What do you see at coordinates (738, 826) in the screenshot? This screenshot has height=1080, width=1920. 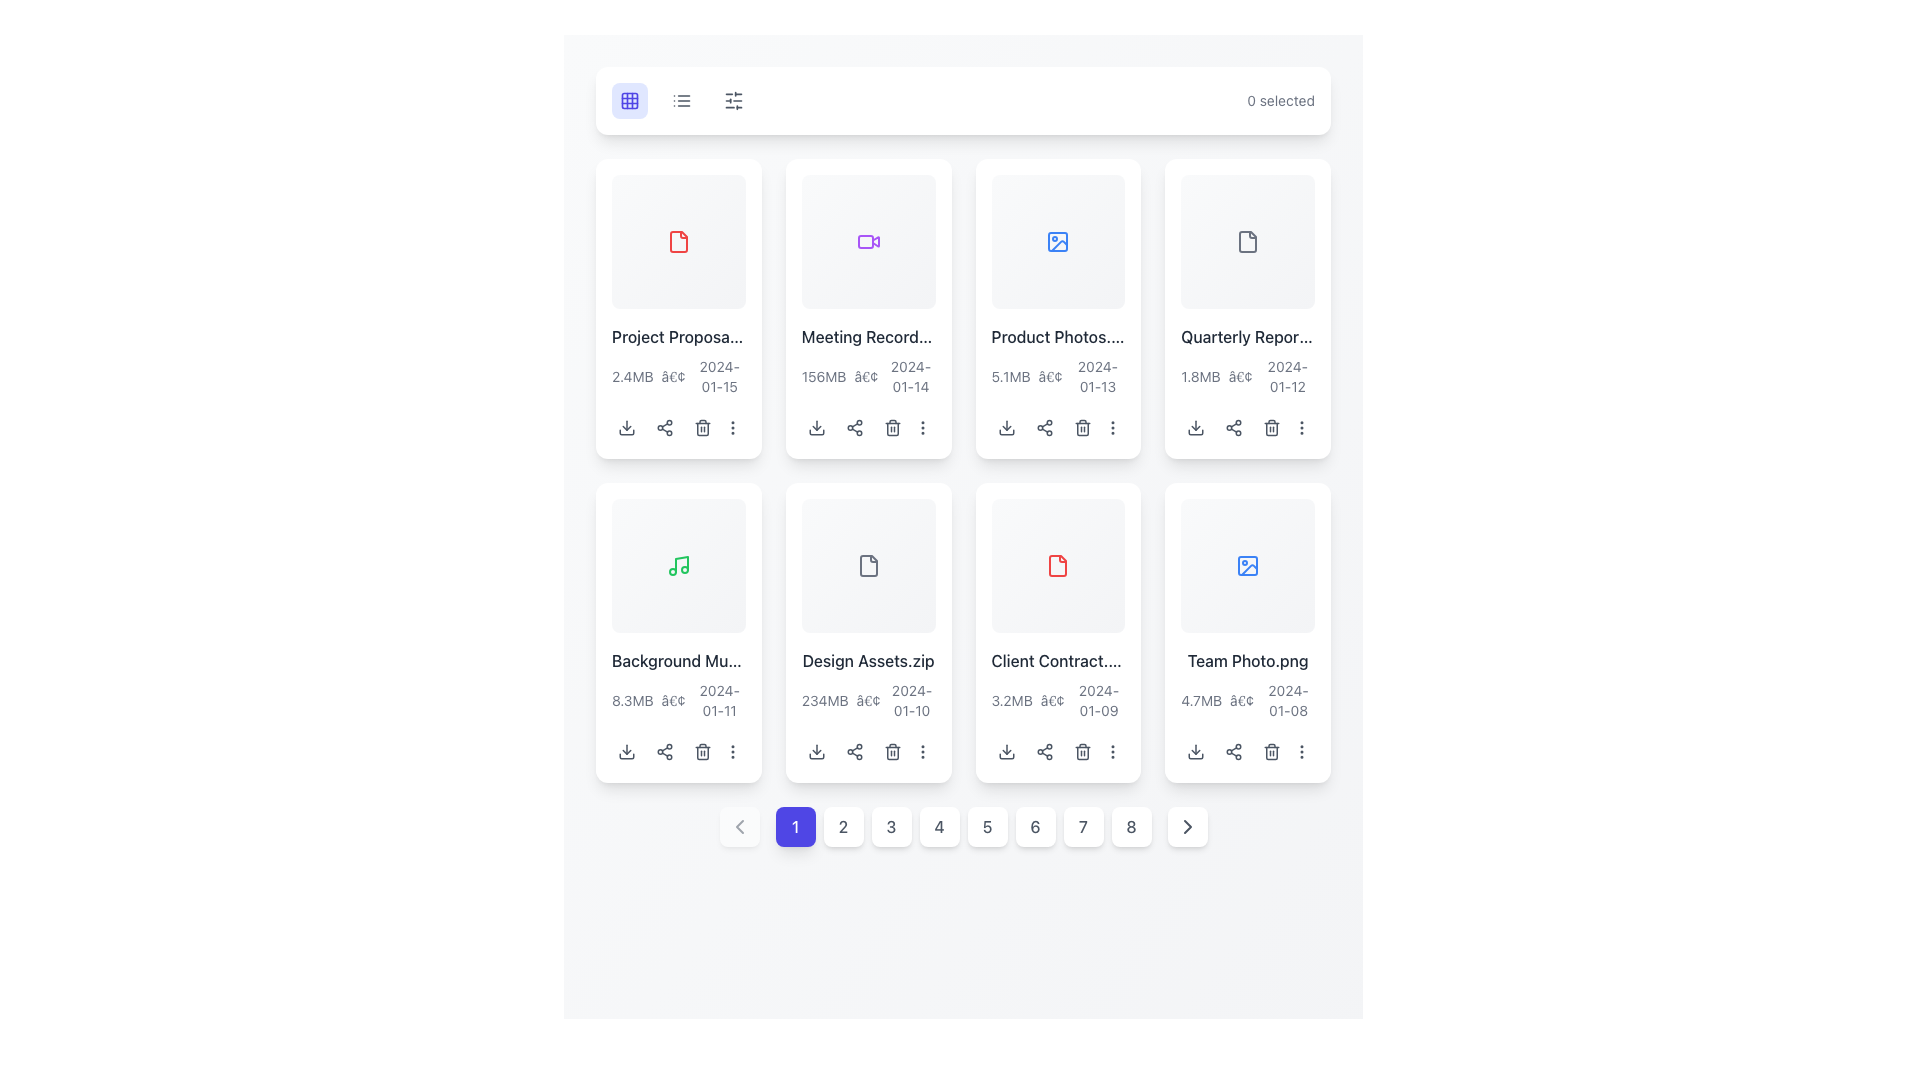 I see `the left-facing chevron icon button located in the bottom-left corner of the pagination controls` at bounding box center [738, 826].